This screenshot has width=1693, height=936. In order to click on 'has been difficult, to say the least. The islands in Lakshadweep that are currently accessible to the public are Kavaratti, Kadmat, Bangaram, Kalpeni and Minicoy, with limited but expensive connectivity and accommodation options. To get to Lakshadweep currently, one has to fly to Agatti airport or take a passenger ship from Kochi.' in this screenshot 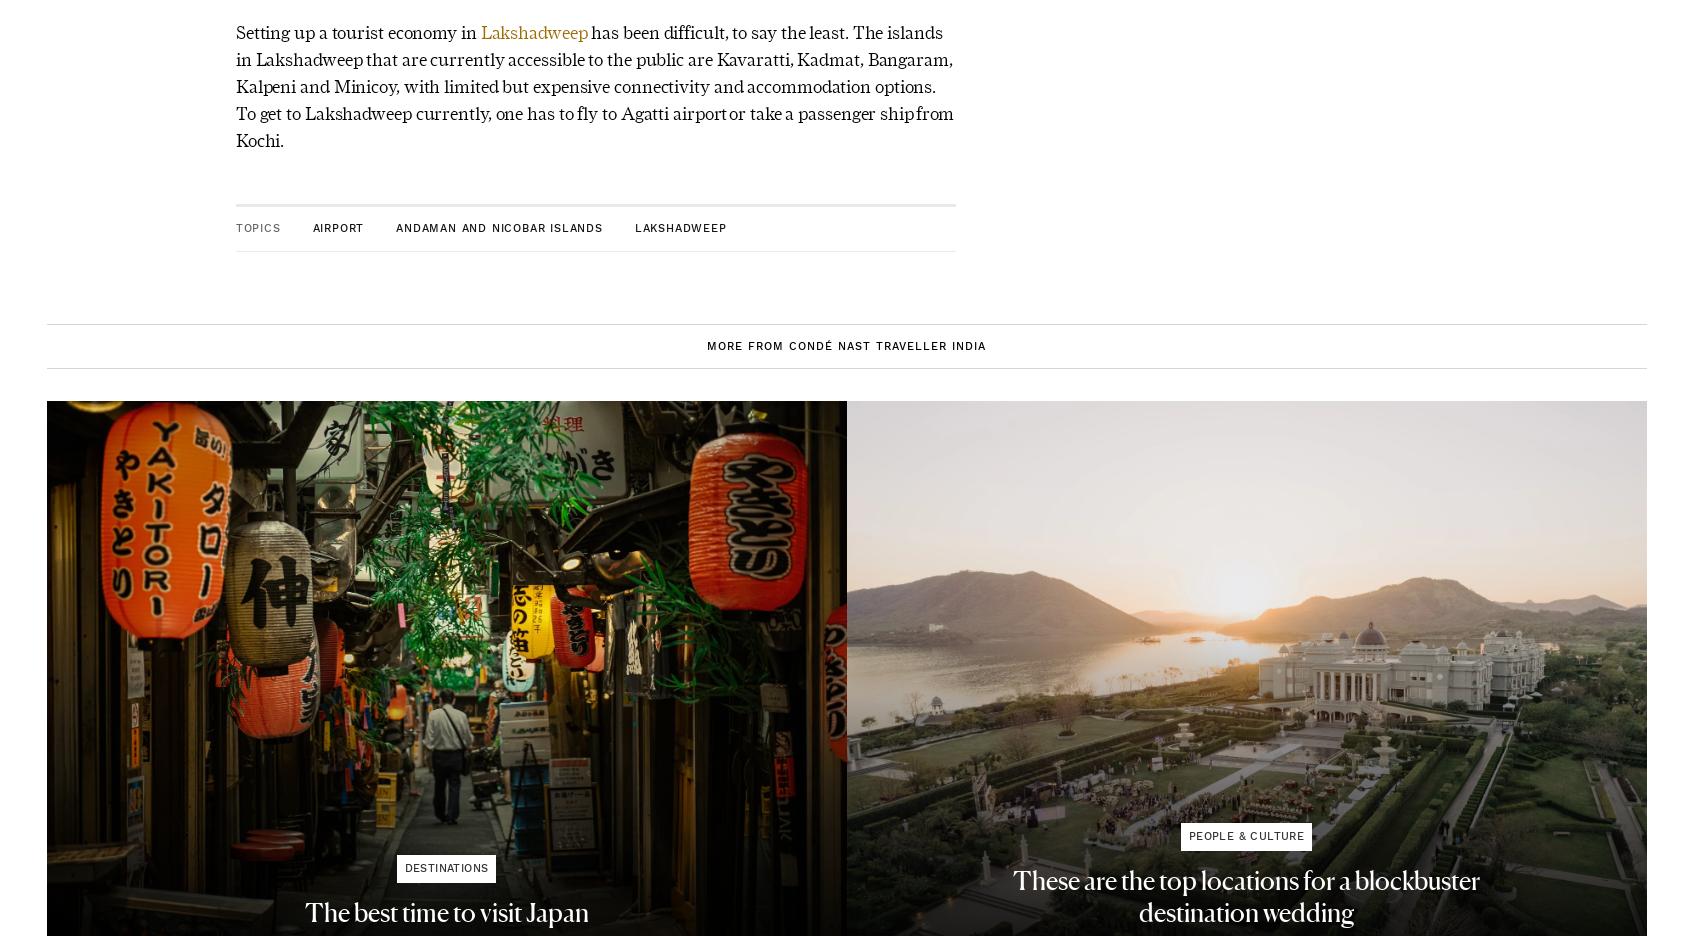, I will do `click(234, 84)`.